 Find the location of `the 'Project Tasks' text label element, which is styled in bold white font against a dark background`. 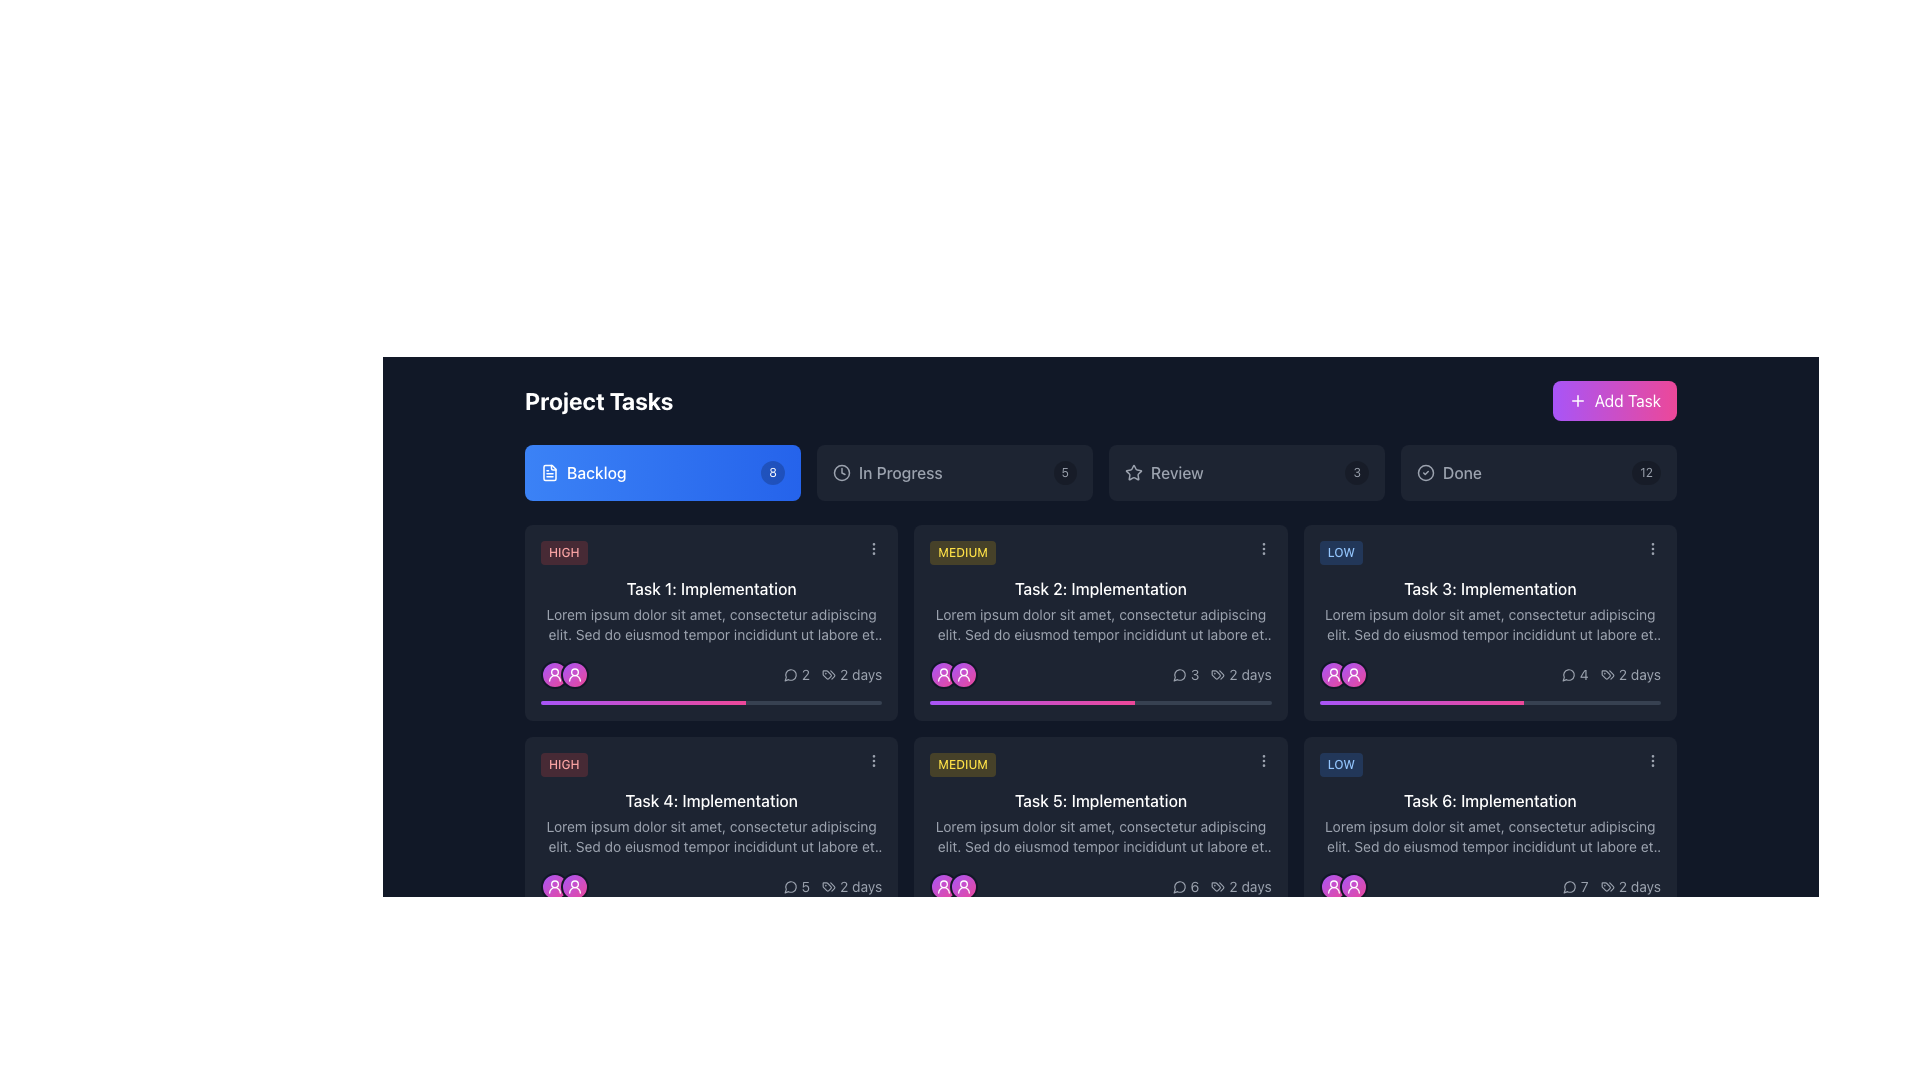

the 'Project Tasks' text label element, which is styled in bold white font against a dark background is located at coordinates (598, 401).